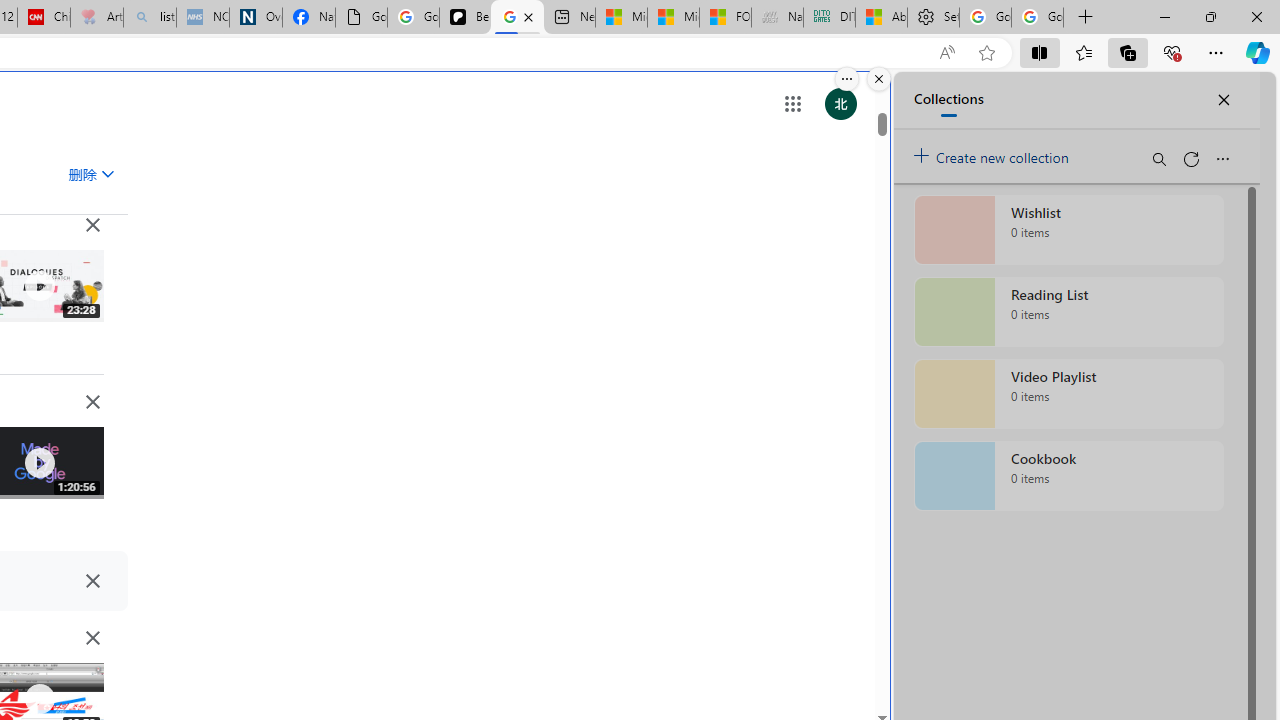  I want to click on 'Class: asE2Ub NMm5M', so click(106, 172).